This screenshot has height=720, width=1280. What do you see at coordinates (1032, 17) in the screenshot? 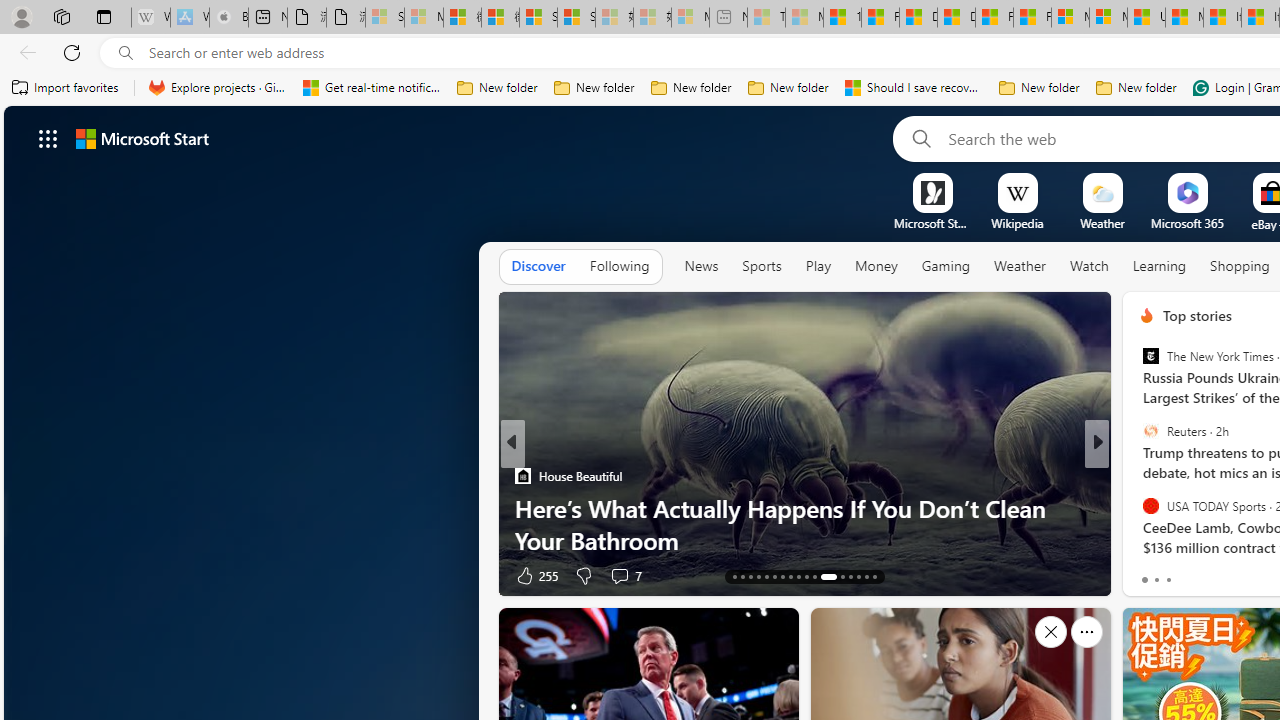
I see `'Foo BAR | Trusted Community Engagement and Contributions'` at bounding box center [1032, 17].